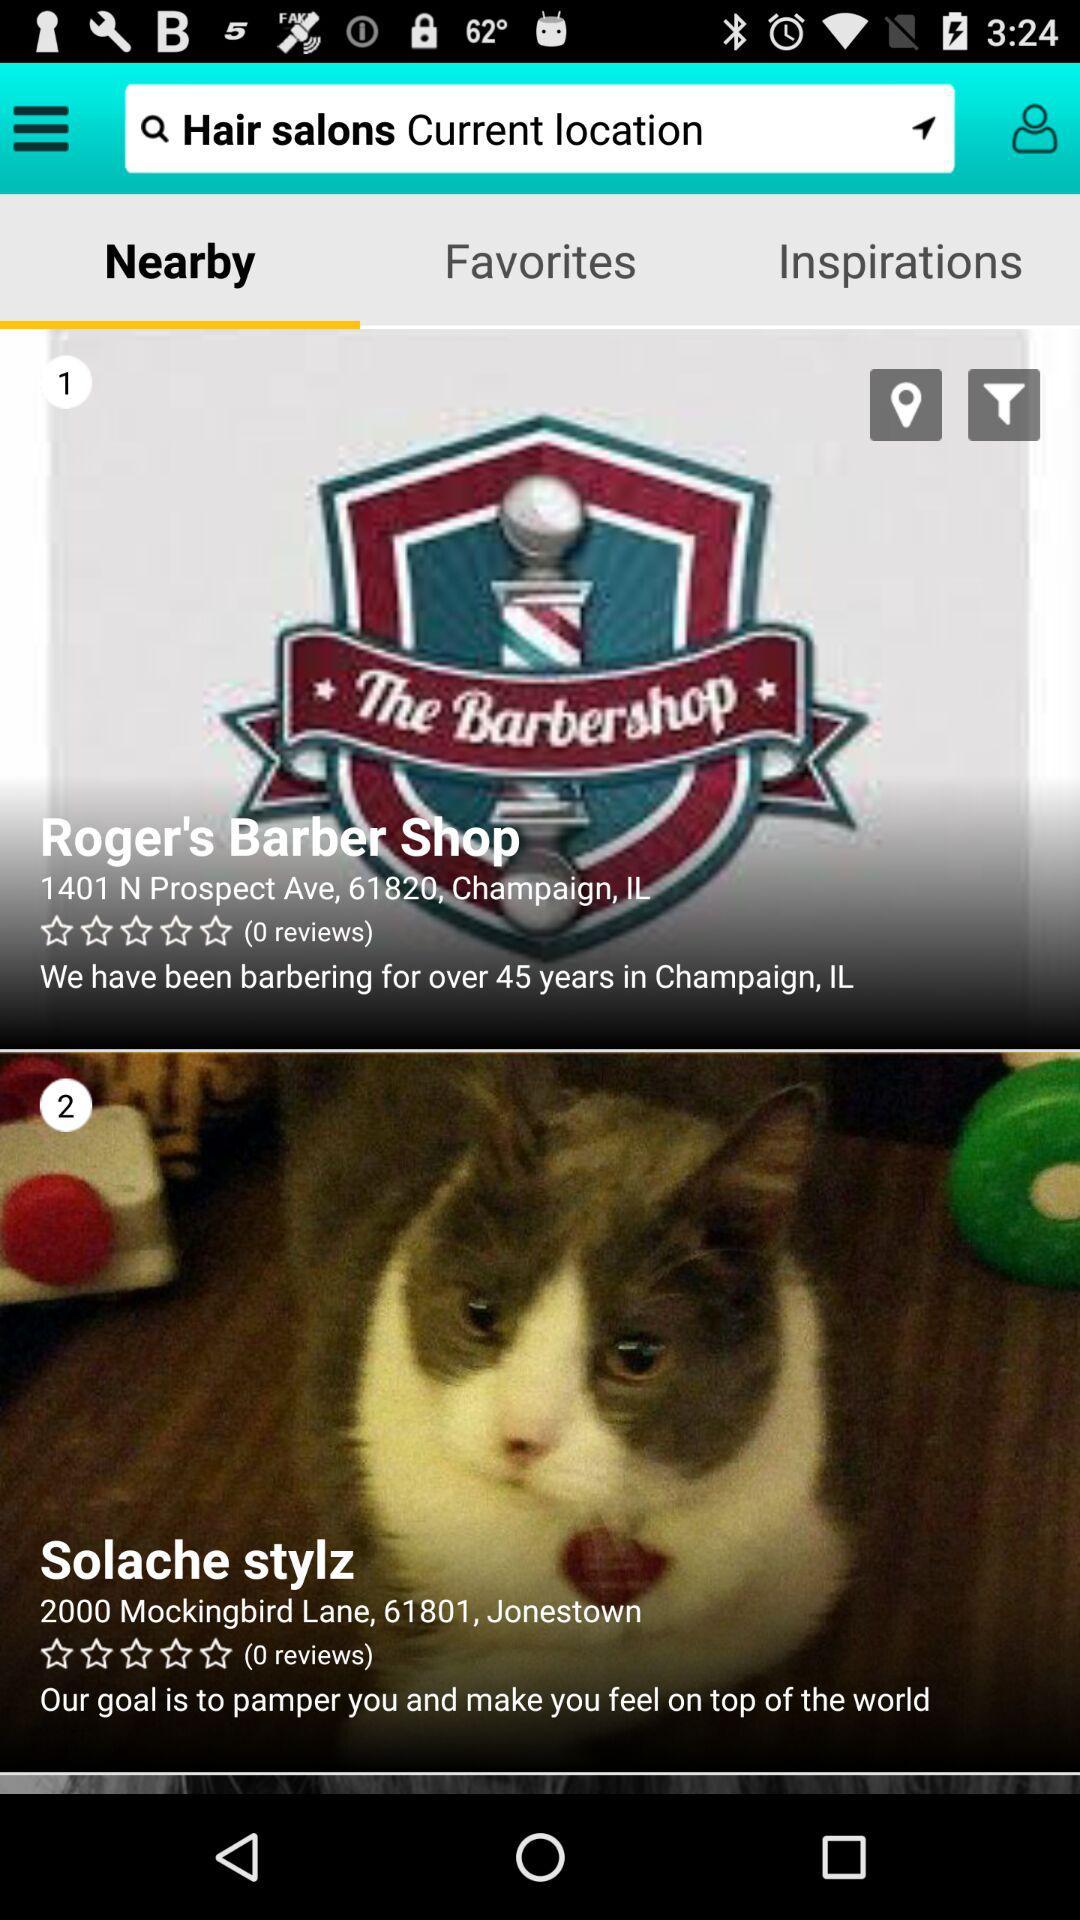  What do you see at coordinates (540, 1697) in the screenshot?
I see `our goal is app` at bounding box center [540, 1697].